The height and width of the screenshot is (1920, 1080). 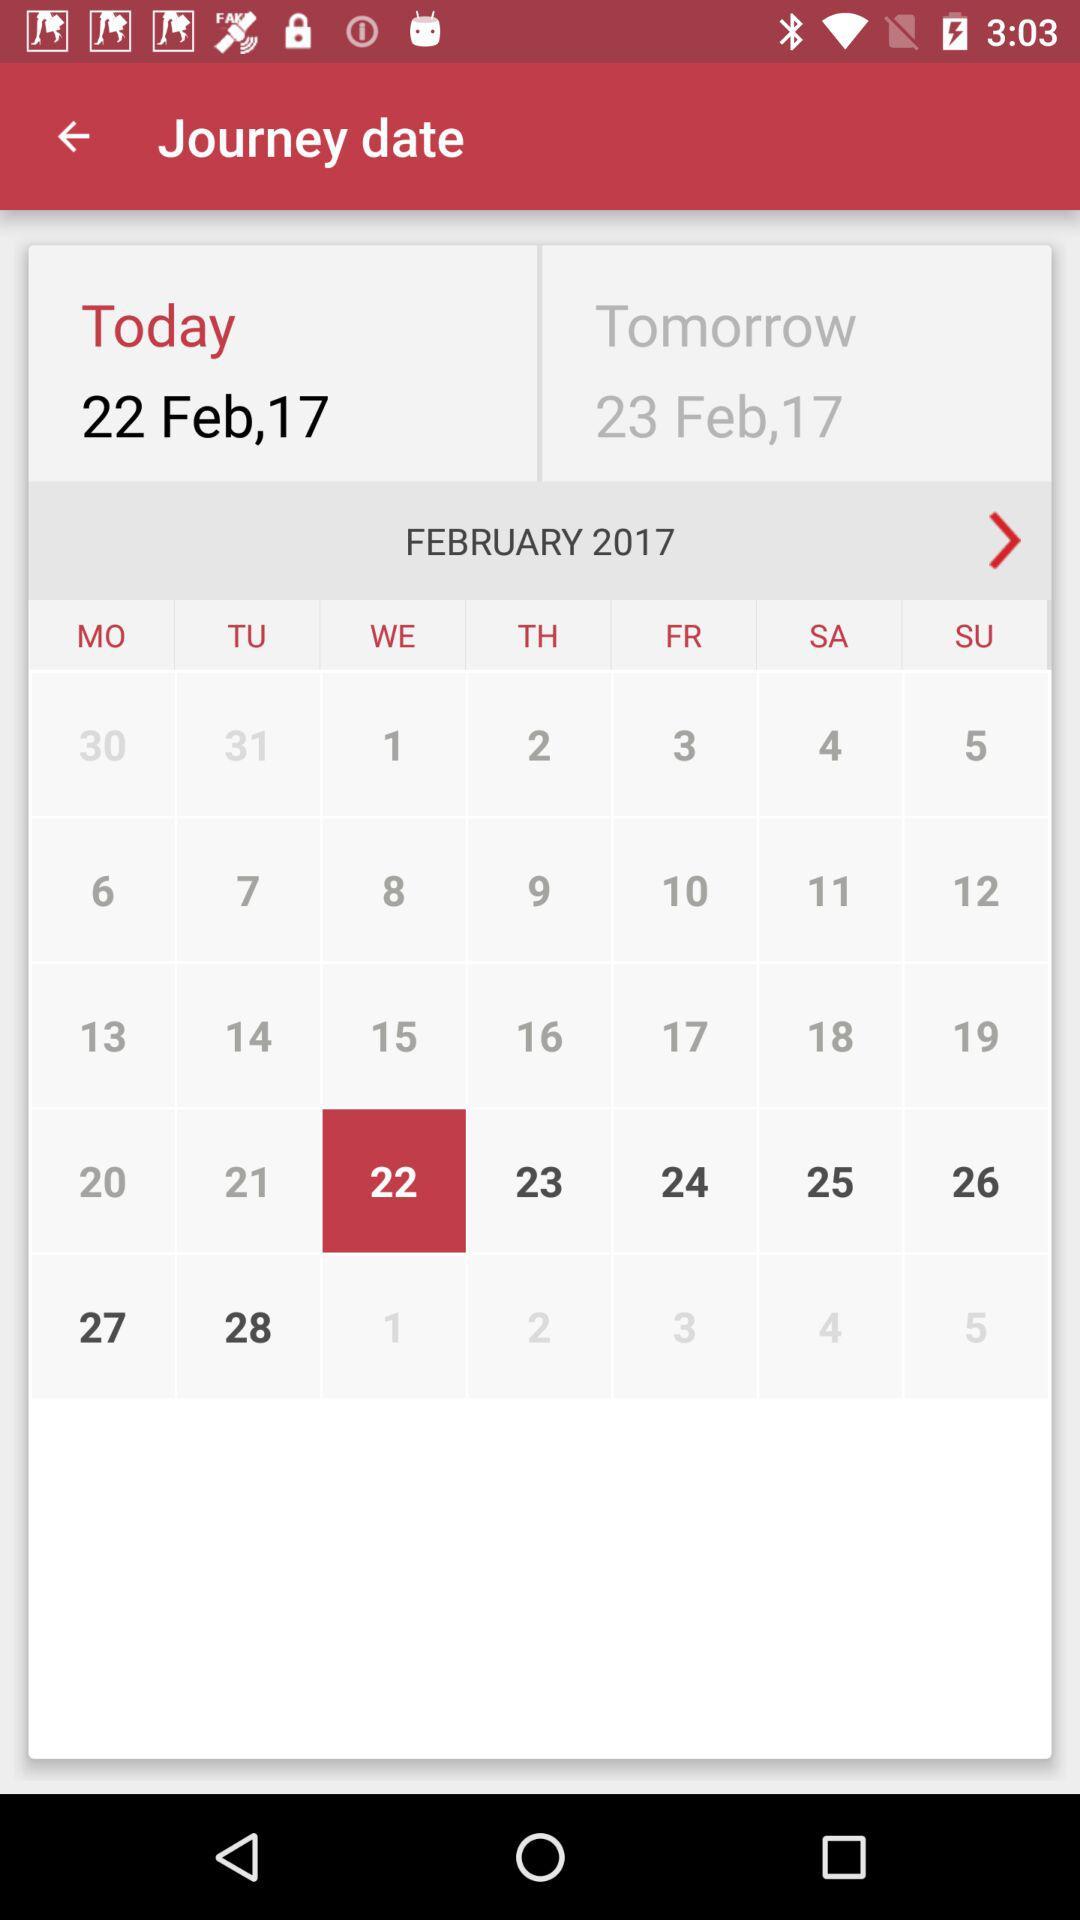 I want to click on the item next to 10 icon, so click(x=830, y=1035).